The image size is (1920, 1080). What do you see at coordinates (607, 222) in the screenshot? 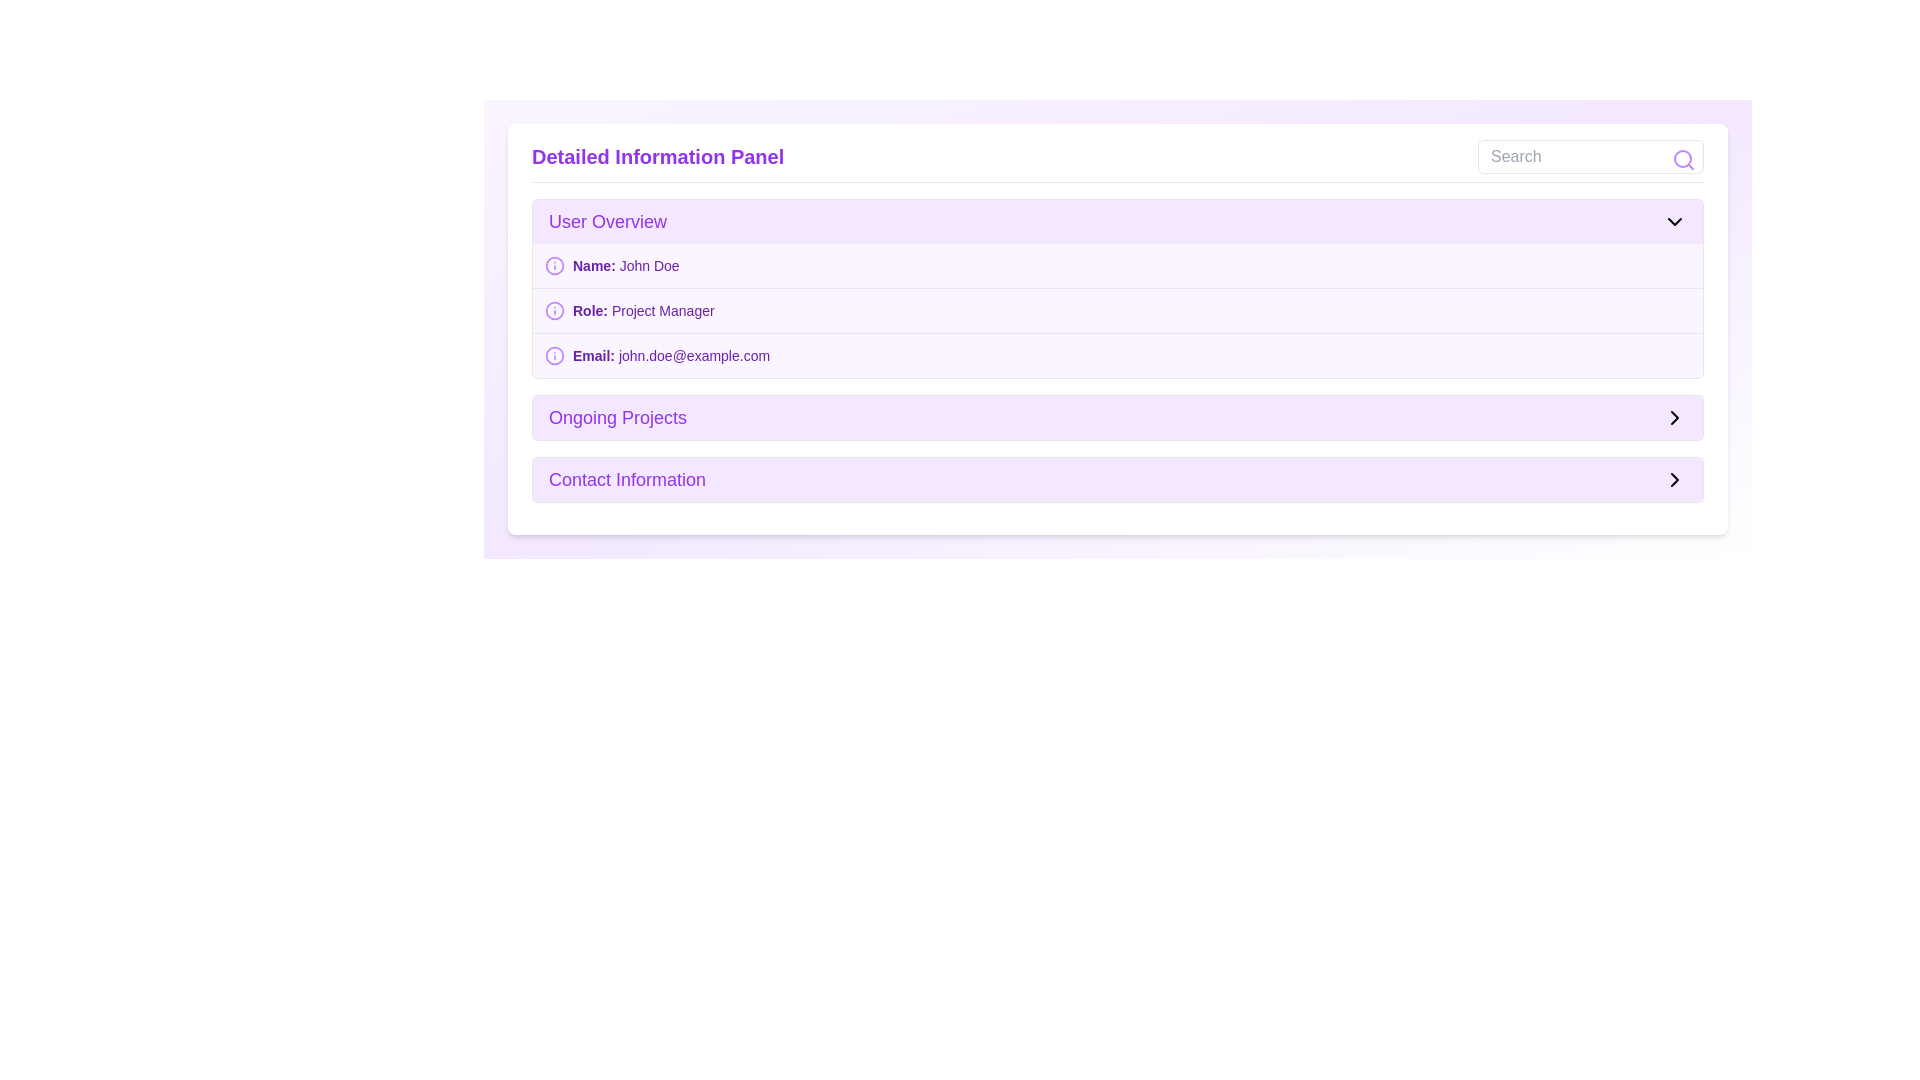
I see `the 'User Overview' label, which displays the text in bold purple font against a light purple background, located at the top-left section of the 'Detailed Information Panel'` at bounding box center [607, 222].